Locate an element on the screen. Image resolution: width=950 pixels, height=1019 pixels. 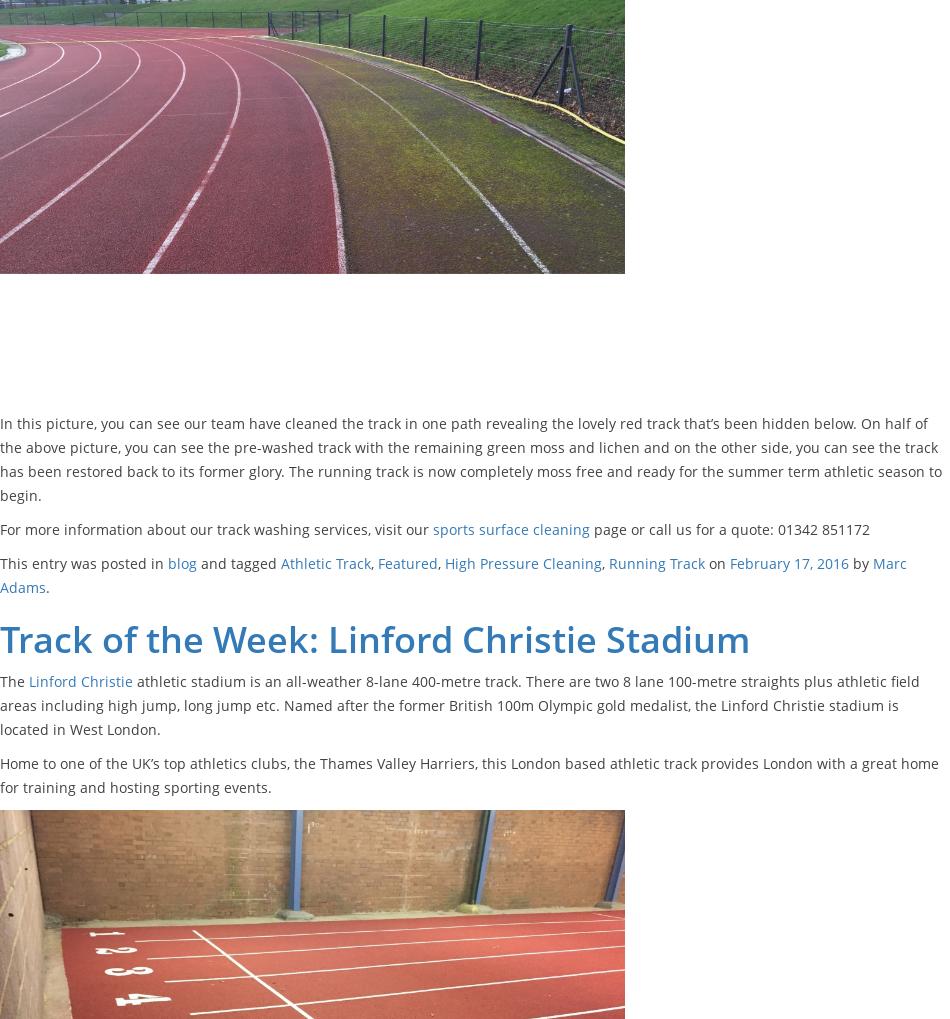
'Running Track' is located at coordinates (657, 561).